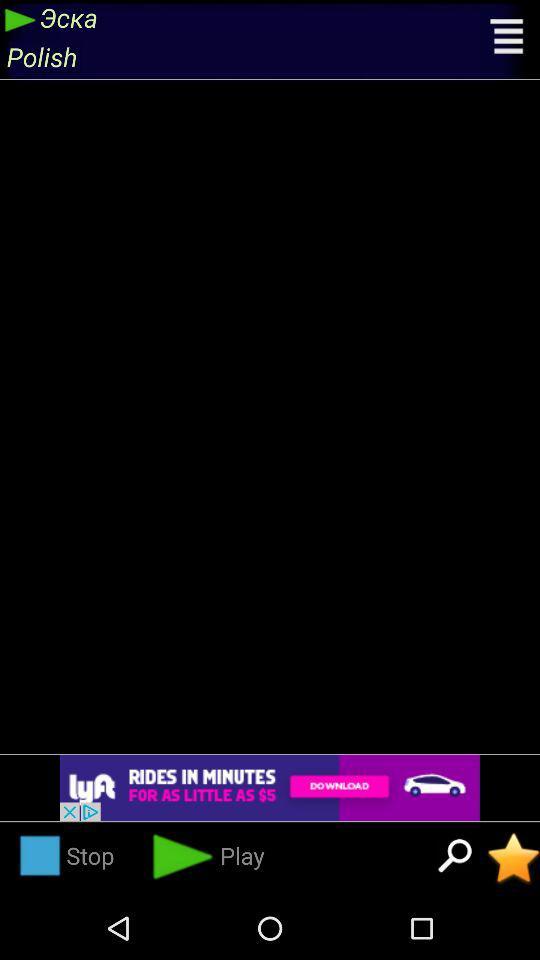 Image resolution: width=540 pixels, height=960 pixels. Describe the element at coordinates (270, 788) in the screenshot. I see `advertisement` at that location.